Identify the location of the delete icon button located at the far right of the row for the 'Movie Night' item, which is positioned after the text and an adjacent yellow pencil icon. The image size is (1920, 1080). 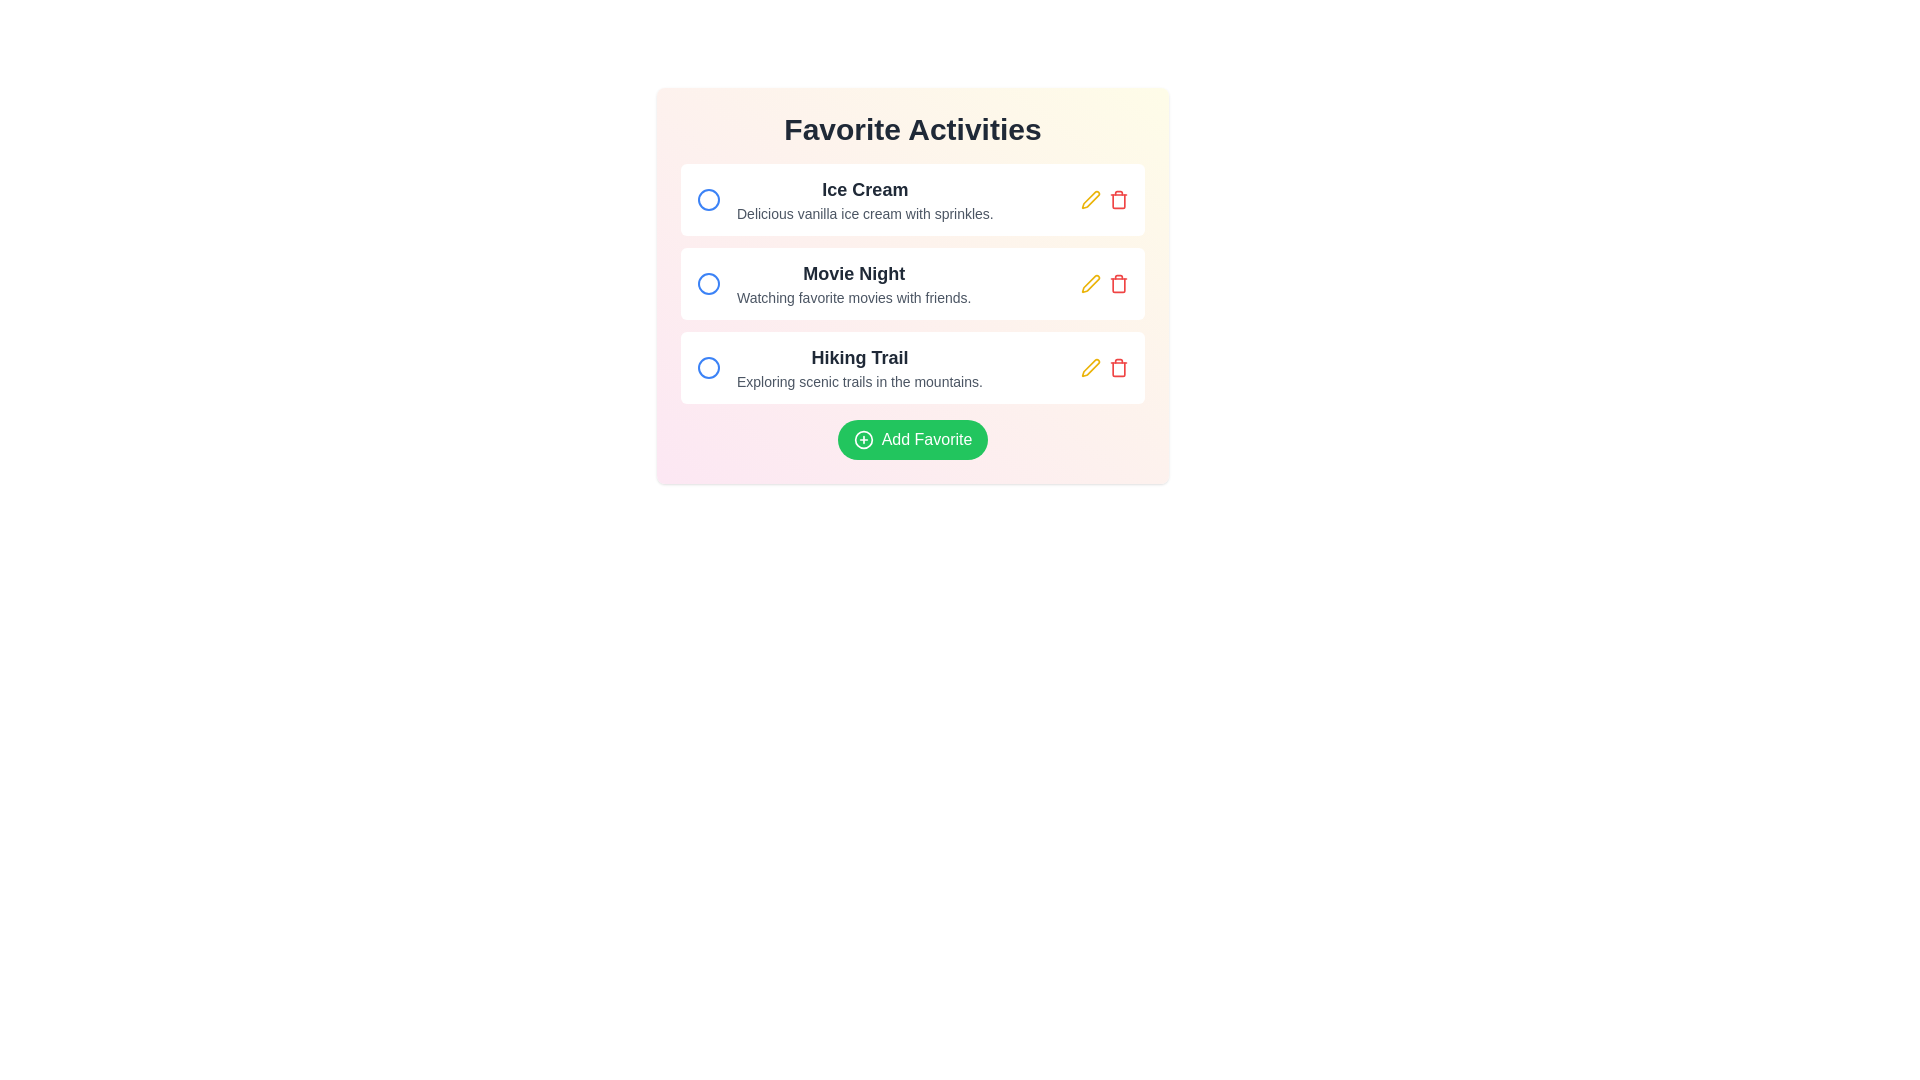
(1117, 284).